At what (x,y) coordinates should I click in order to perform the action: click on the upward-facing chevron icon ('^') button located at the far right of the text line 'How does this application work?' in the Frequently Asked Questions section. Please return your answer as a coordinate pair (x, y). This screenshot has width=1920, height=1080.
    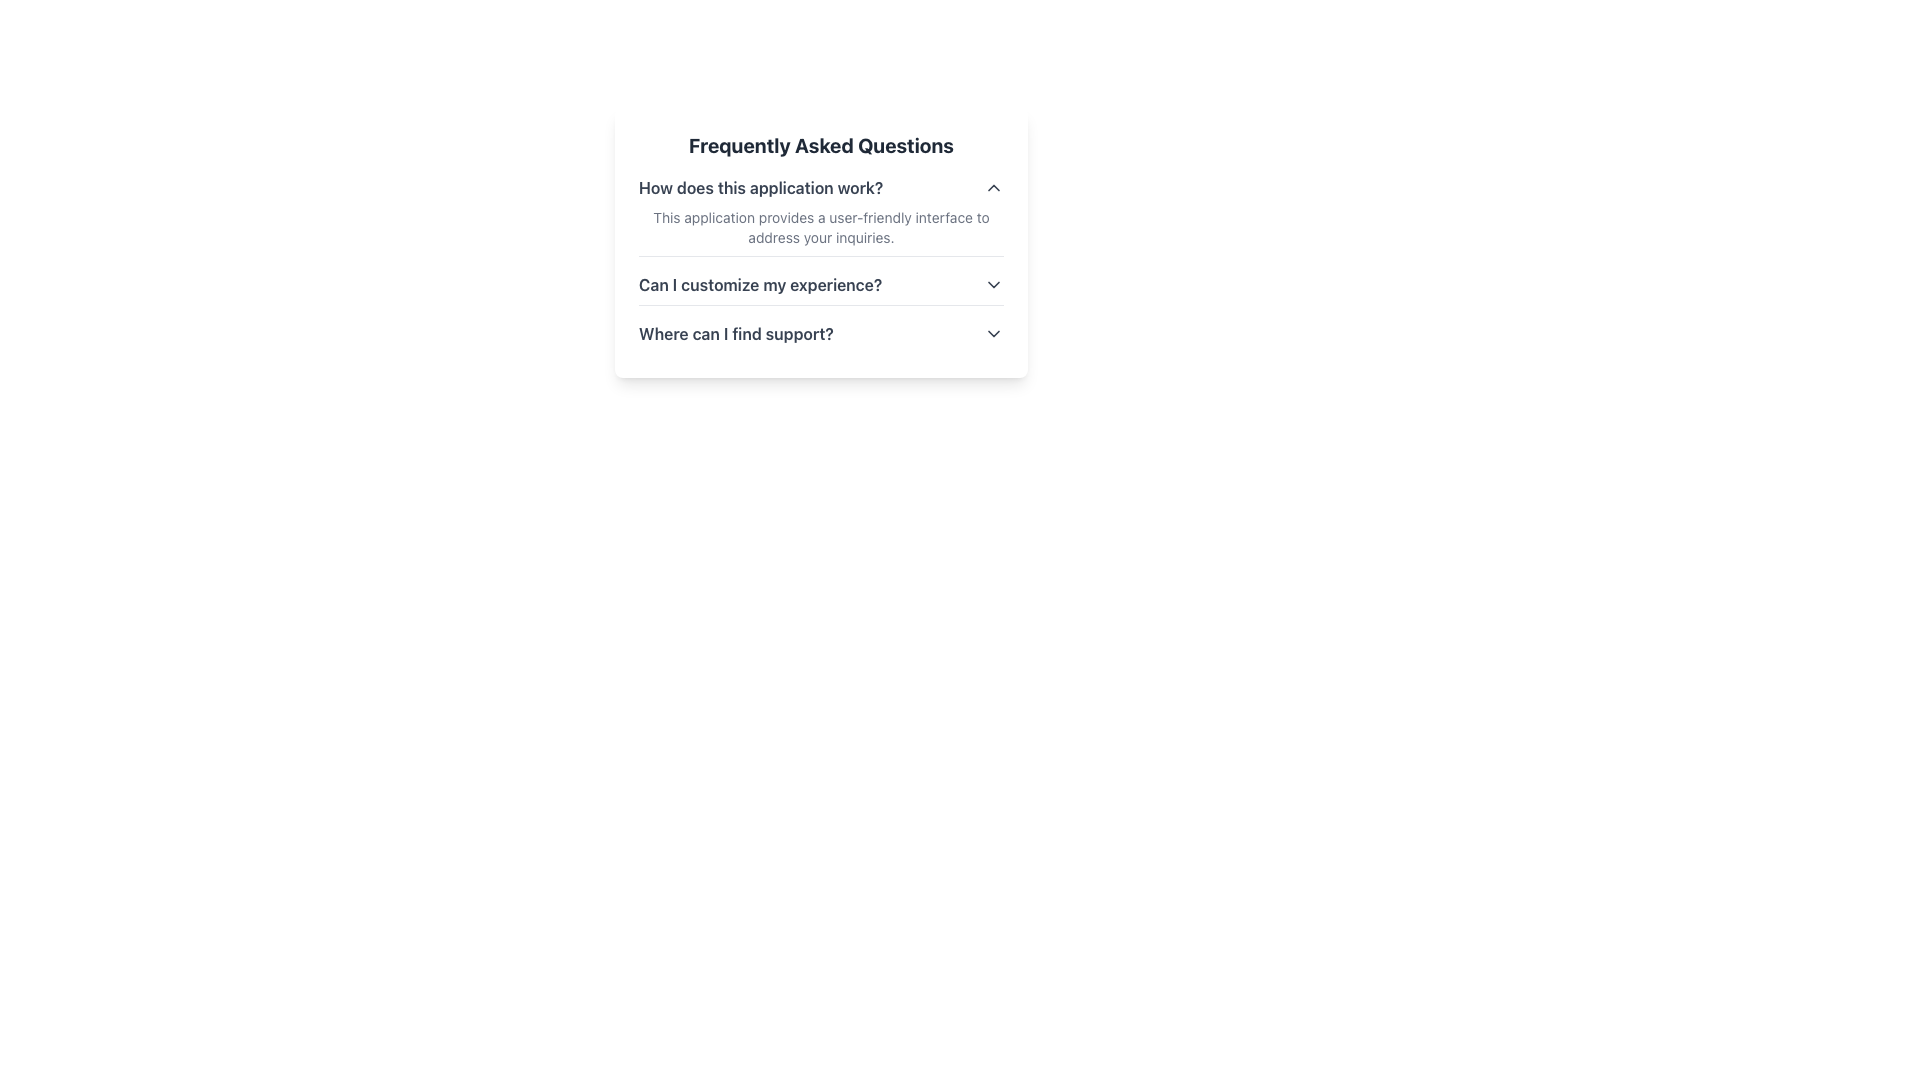
    Looking at the image, I should click on (993, 188).